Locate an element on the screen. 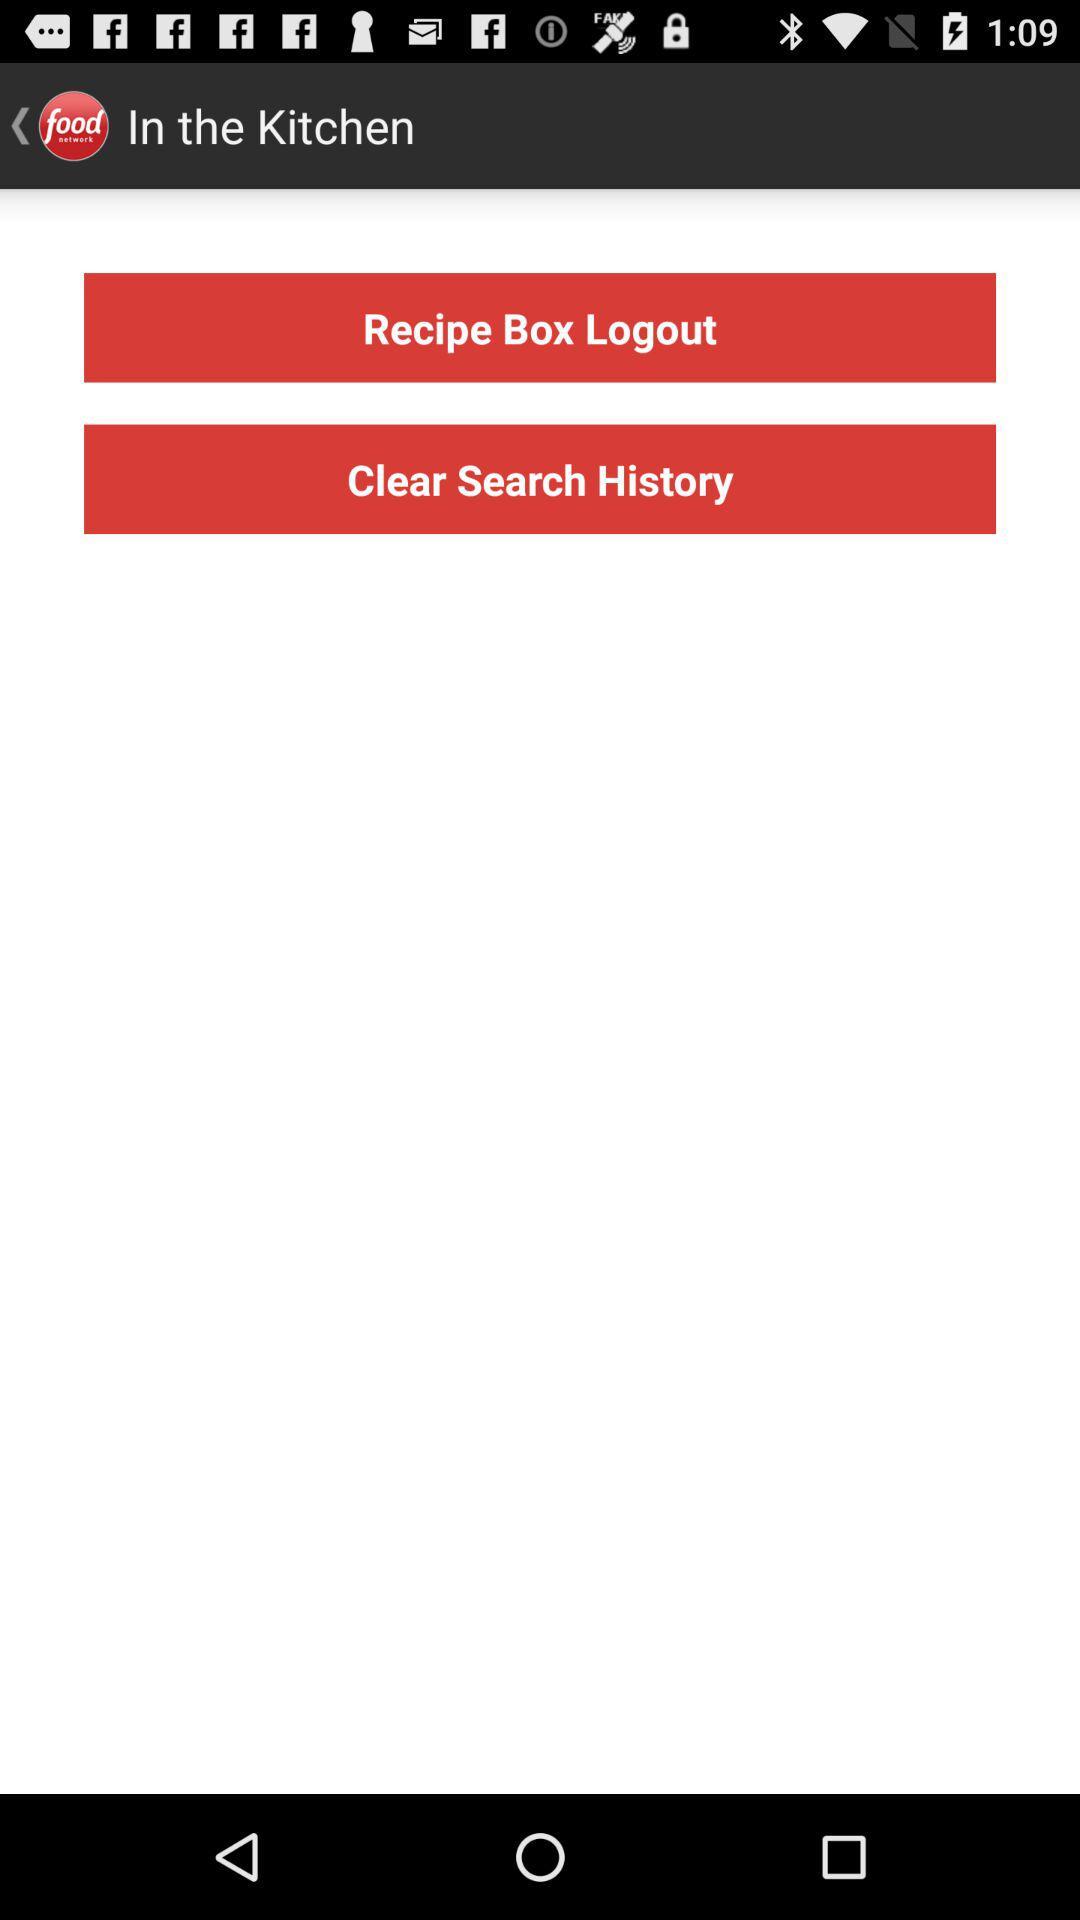 This screenshot has width=1080, height=1920. recipe box logout icon is located at coordinates (540, 327).